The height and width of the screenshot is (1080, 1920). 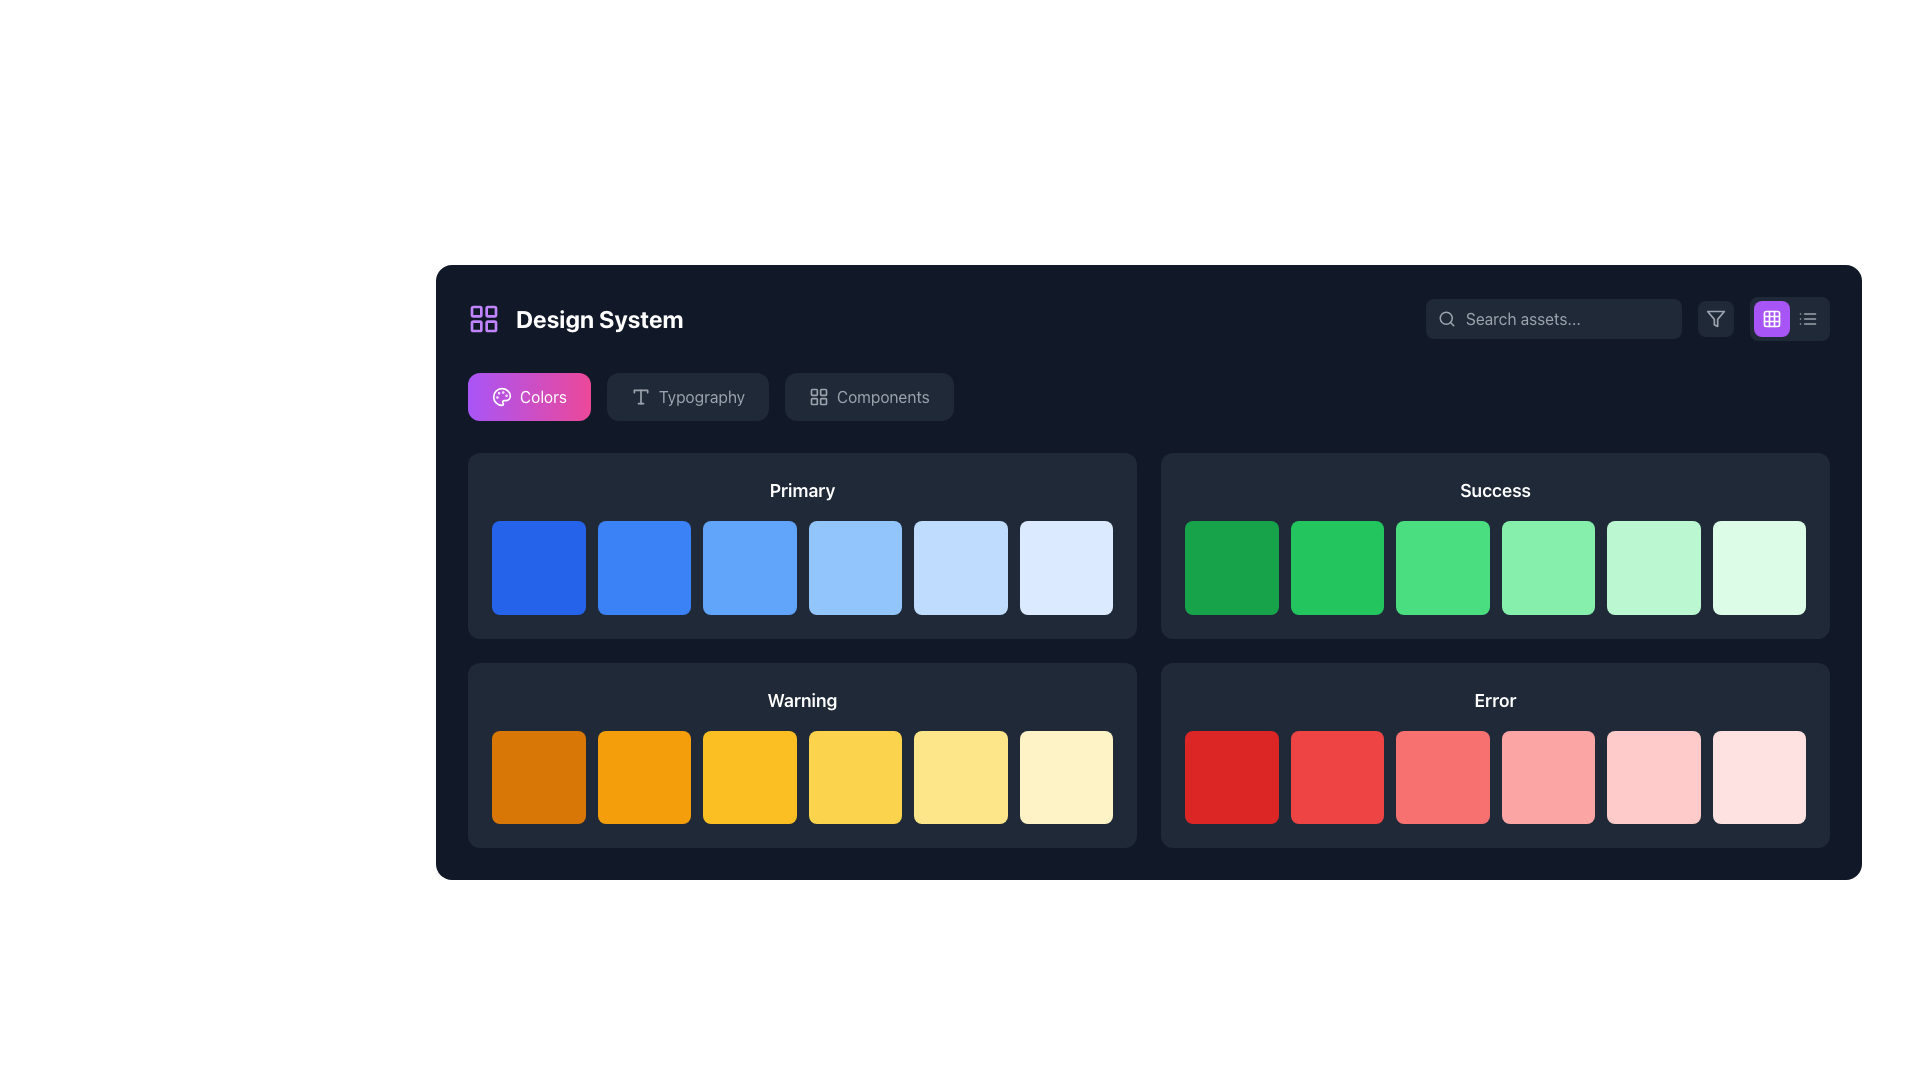 I want to click on on the sixth color selection tile located in the bottom-right corner of the 'Primary' section, so click(x=1065, y=567).